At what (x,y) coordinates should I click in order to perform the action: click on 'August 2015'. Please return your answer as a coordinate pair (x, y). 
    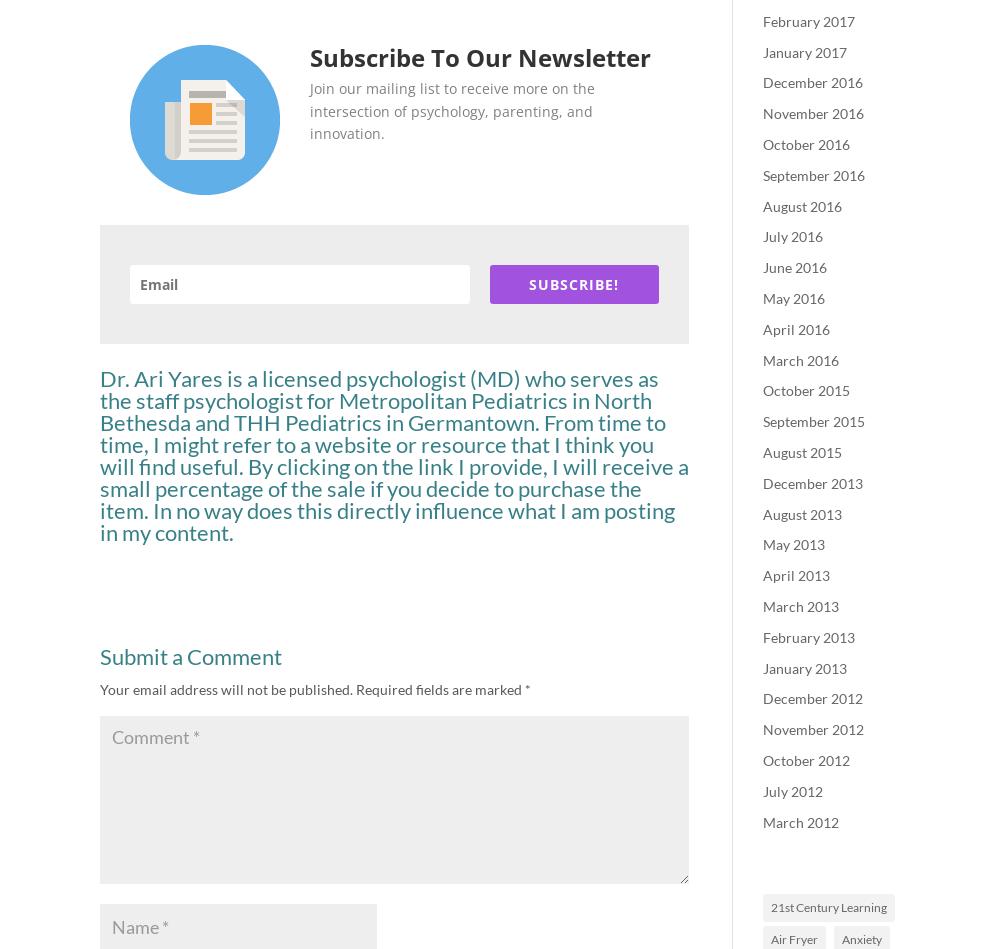
    Looking at the image, I should click on (802, 451).